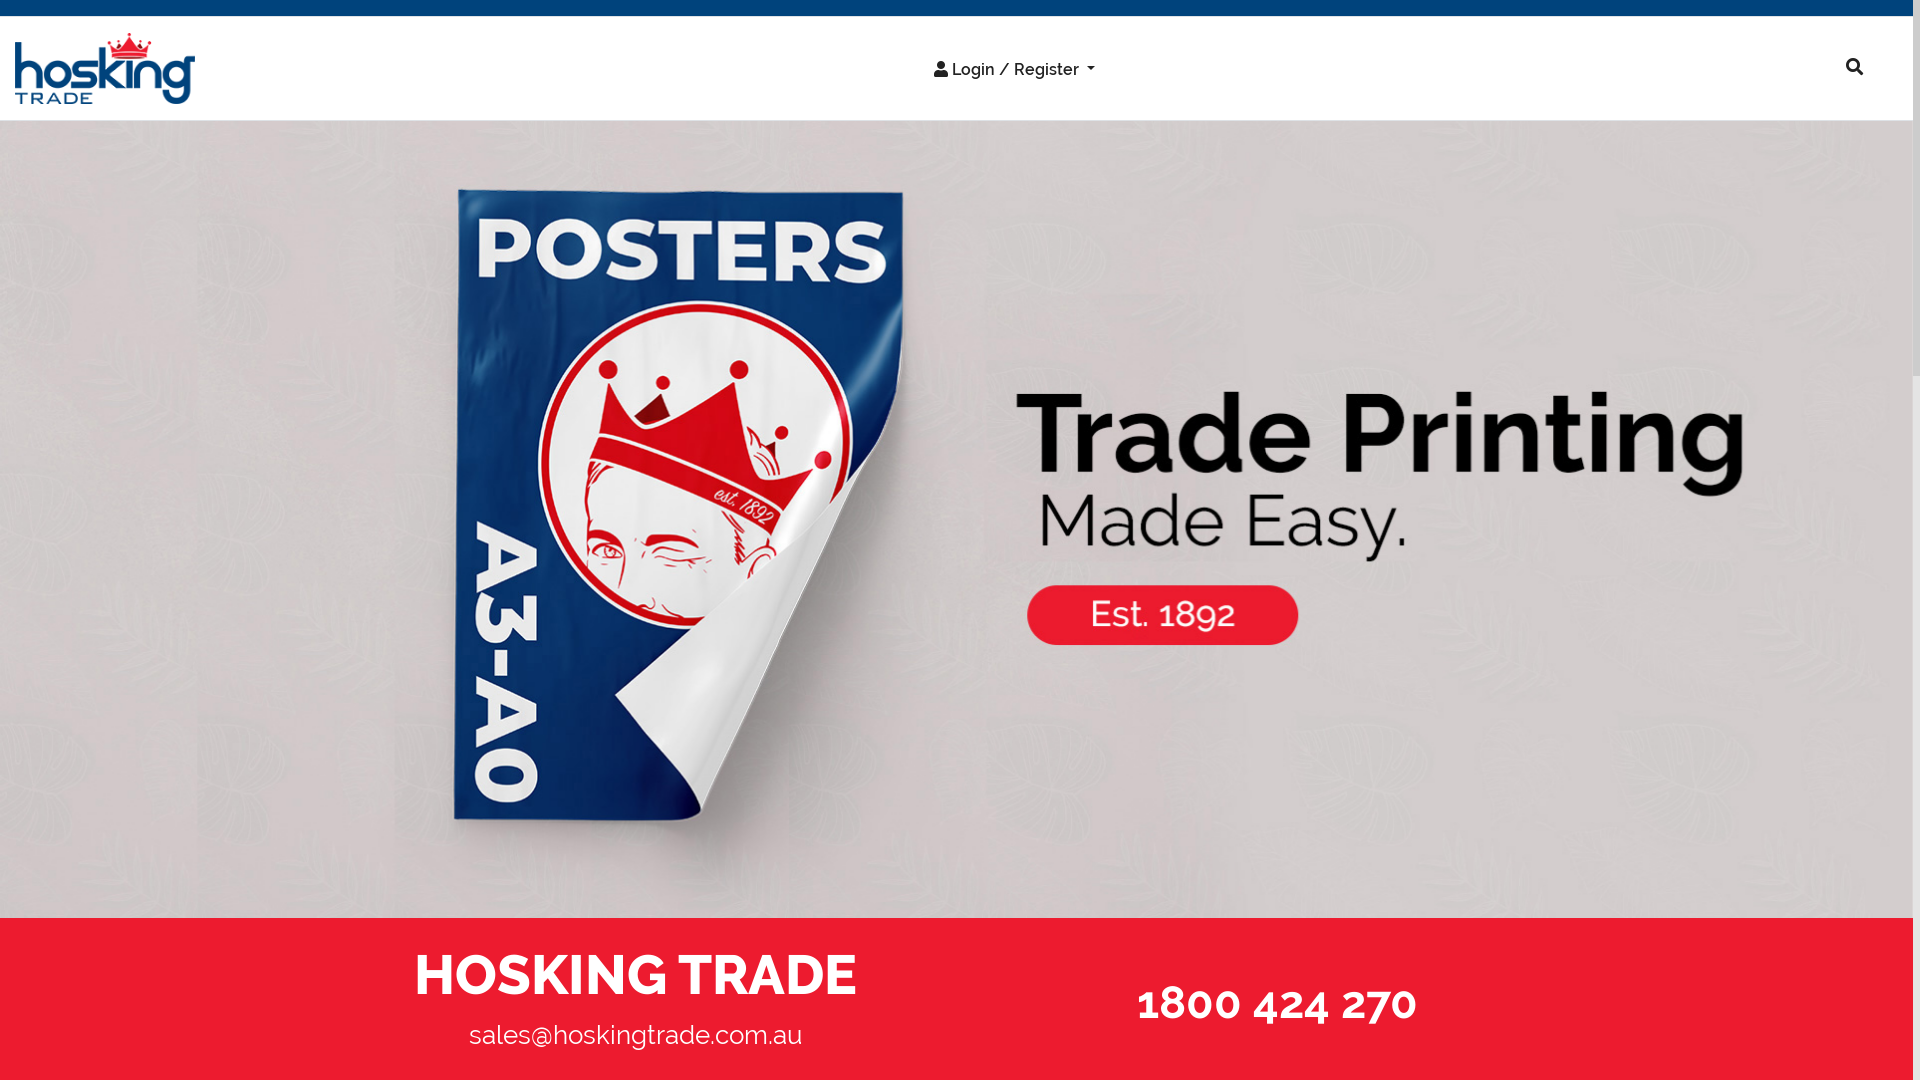 The width and height of the screenshot is (1920, 1080). What do you see at coordinates (983, 111) in the screenshot?
I see `'<i class='fal fa-unlock pr-1'></i> Login'` at bounding box center [983, 111].